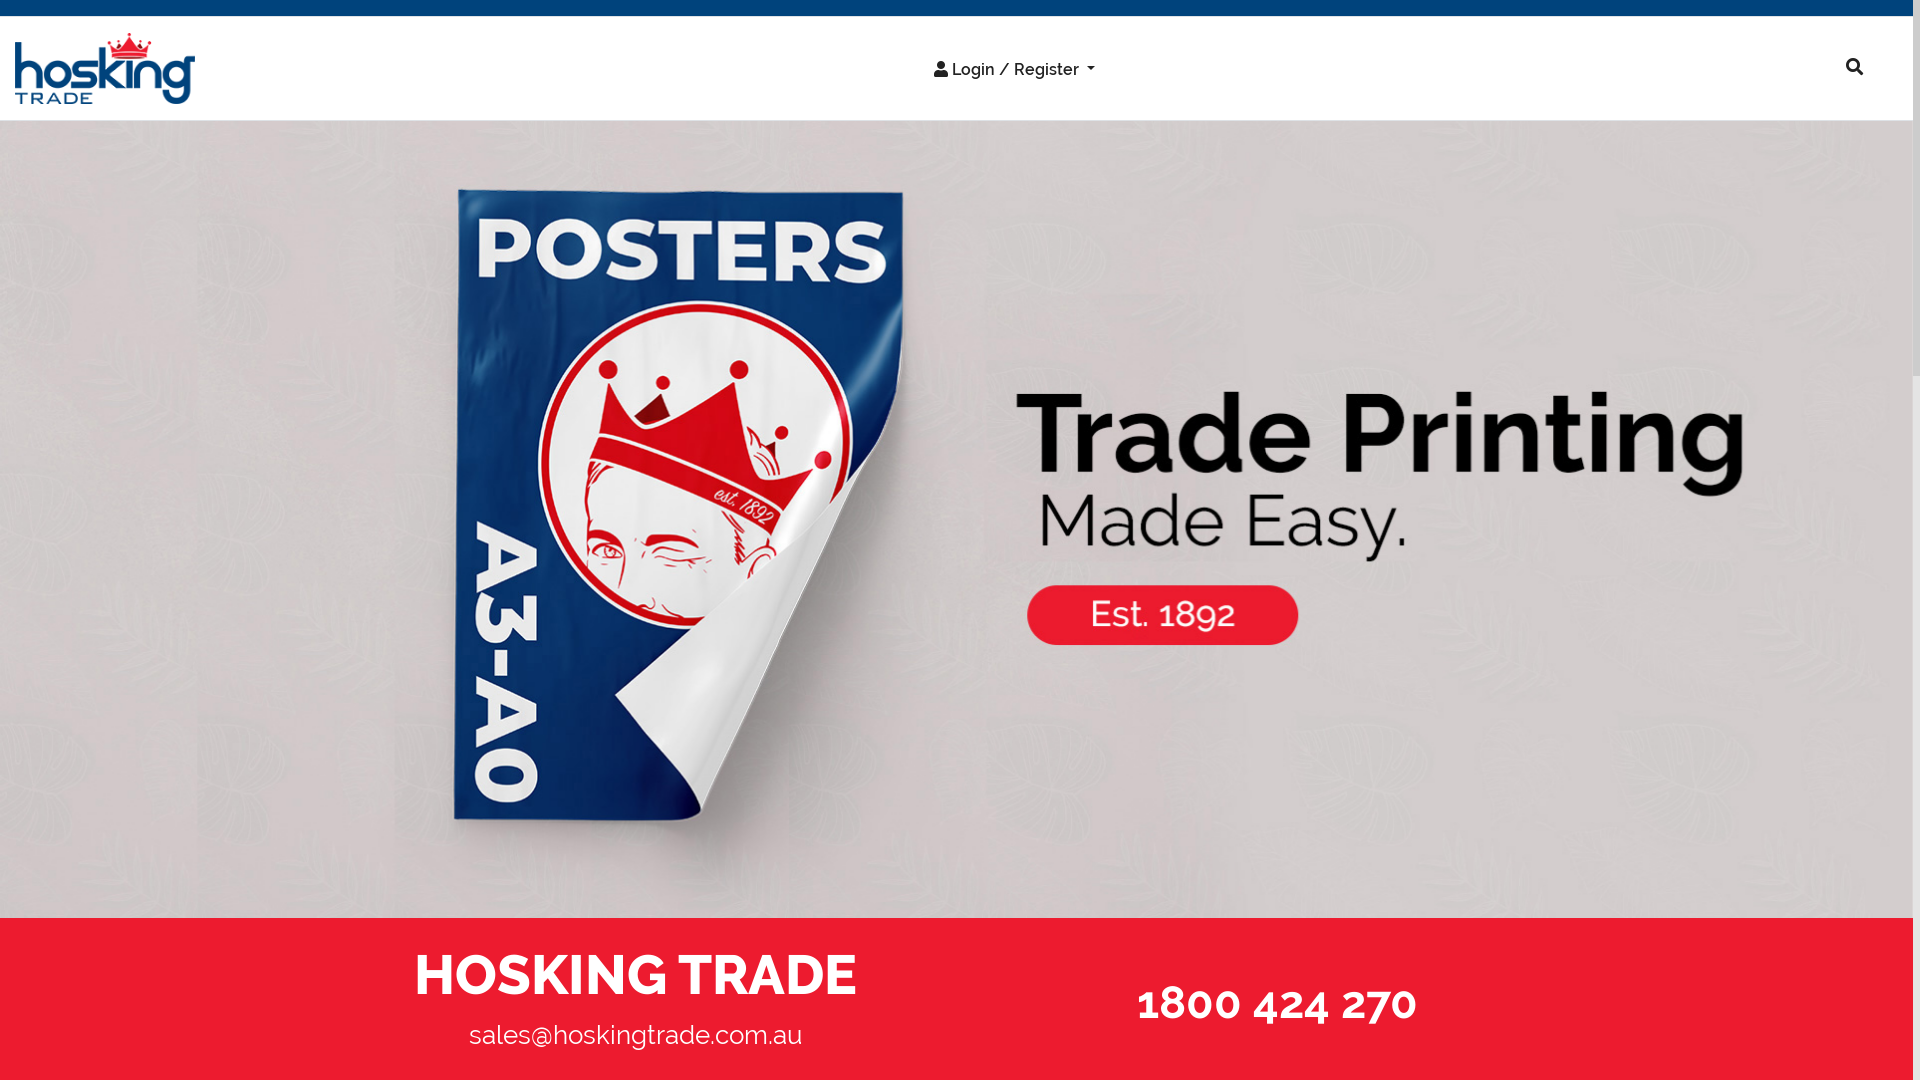 The width and height of the screenshot is (1920, 1080). What do you see at coordinates (983, 111) in the screenshot?
I see `'<i class='fal fa-unlock pr-1'></i> Login'` at bounding box center [983, 111].